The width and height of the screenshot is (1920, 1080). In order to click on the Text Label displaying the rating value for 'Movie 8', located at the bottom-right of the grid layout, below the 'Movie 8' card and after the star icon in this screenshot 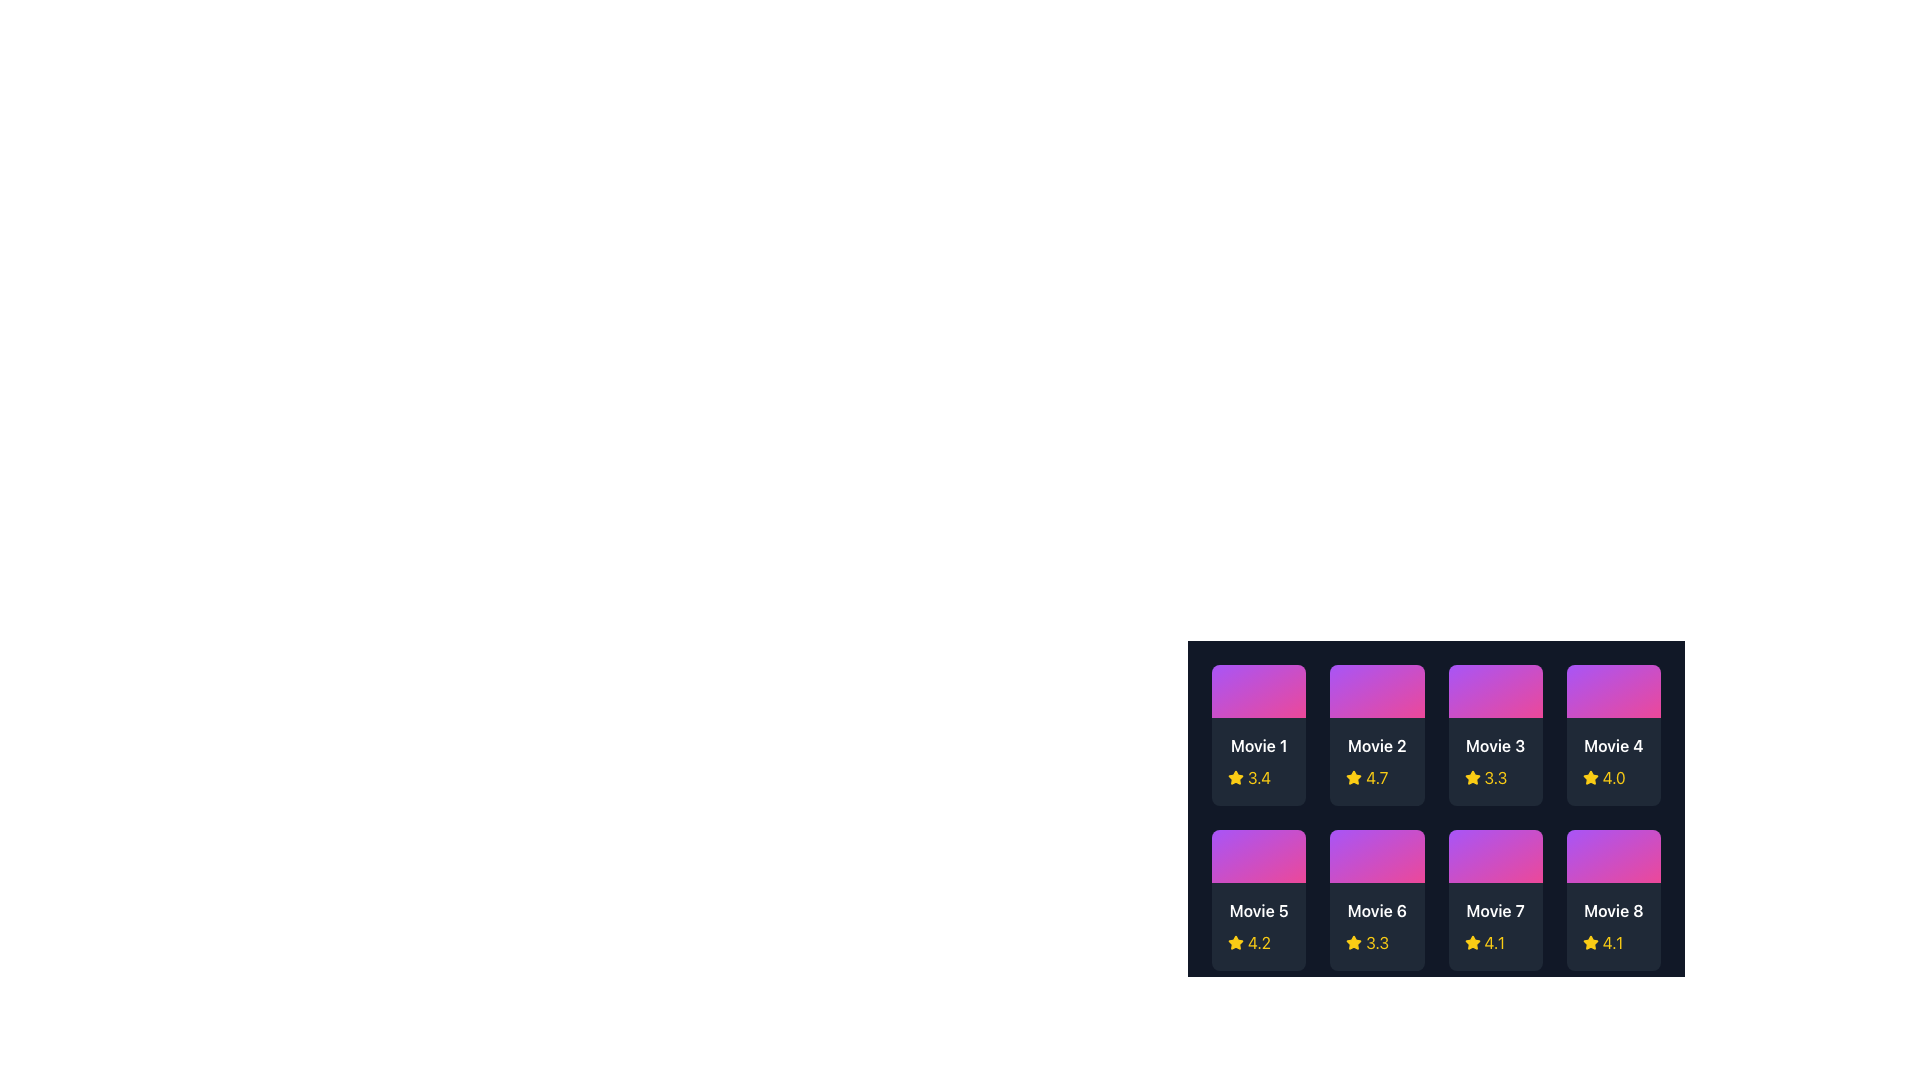, I will do `click(1612, 943)`.